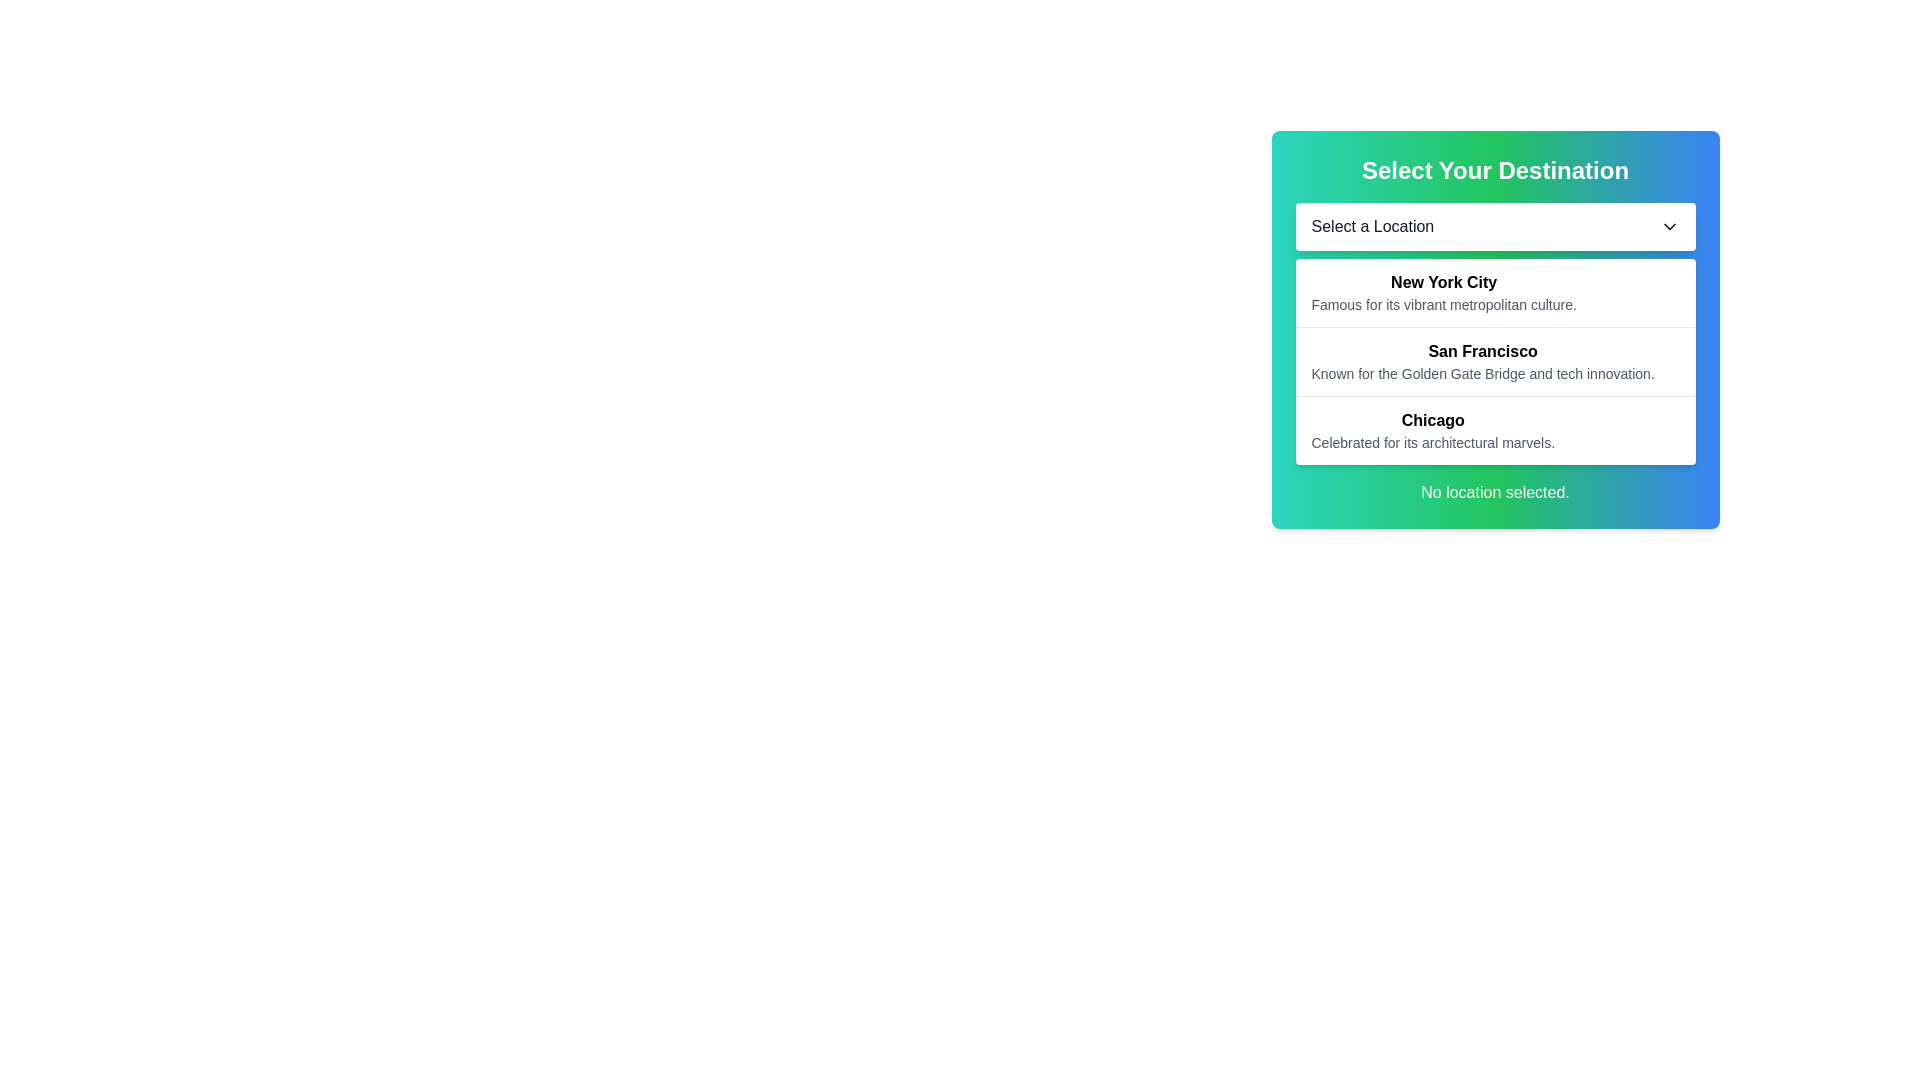  Describe the element at coordinates (1432, 442) in the screenshot. I see `text label displaying 'Celebrated for its architectural marvels.' located beneath the bolded city name 'Chicago' in the details section` at that location.